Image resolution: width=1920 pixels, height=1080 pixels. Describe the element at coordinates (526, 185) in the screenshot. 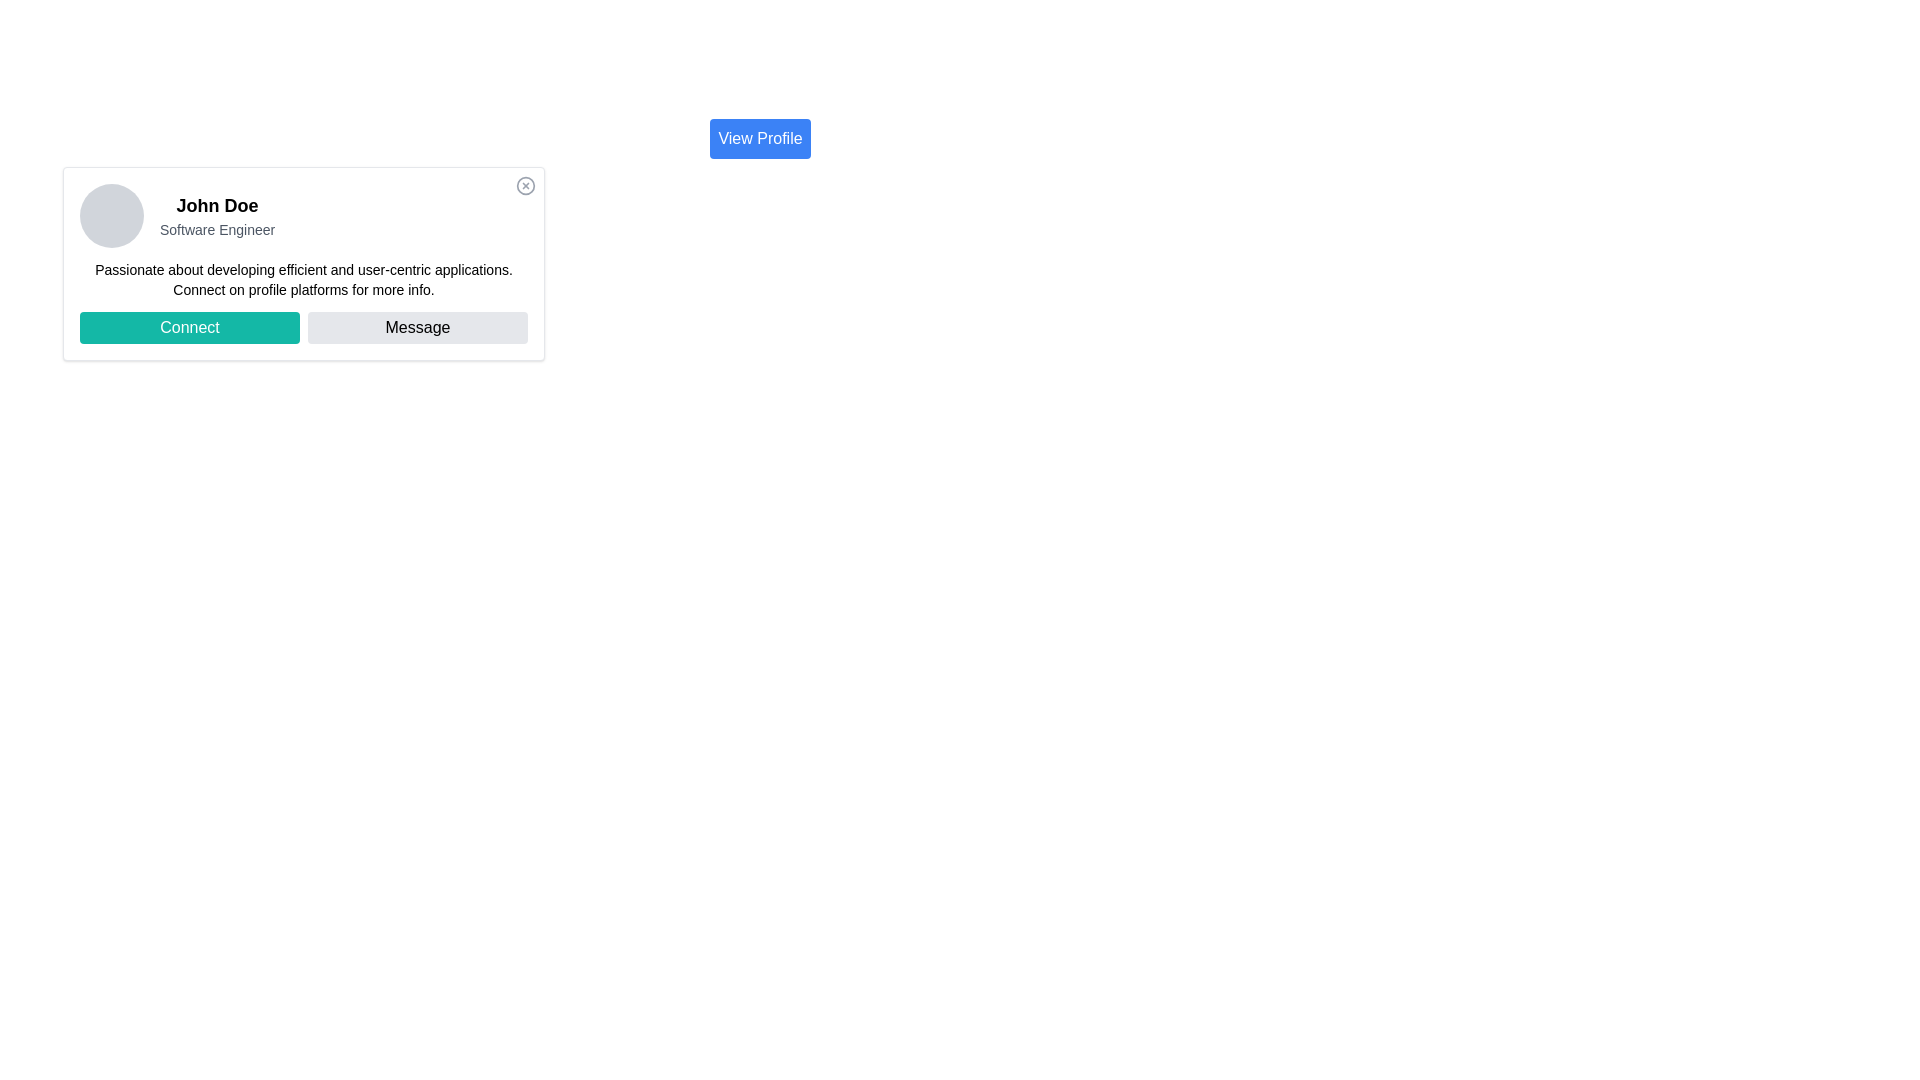

I see `the dismiss button located at the top-right corner of the user information card displaying 'John Doe' and 'Software Engineer'` at that location.